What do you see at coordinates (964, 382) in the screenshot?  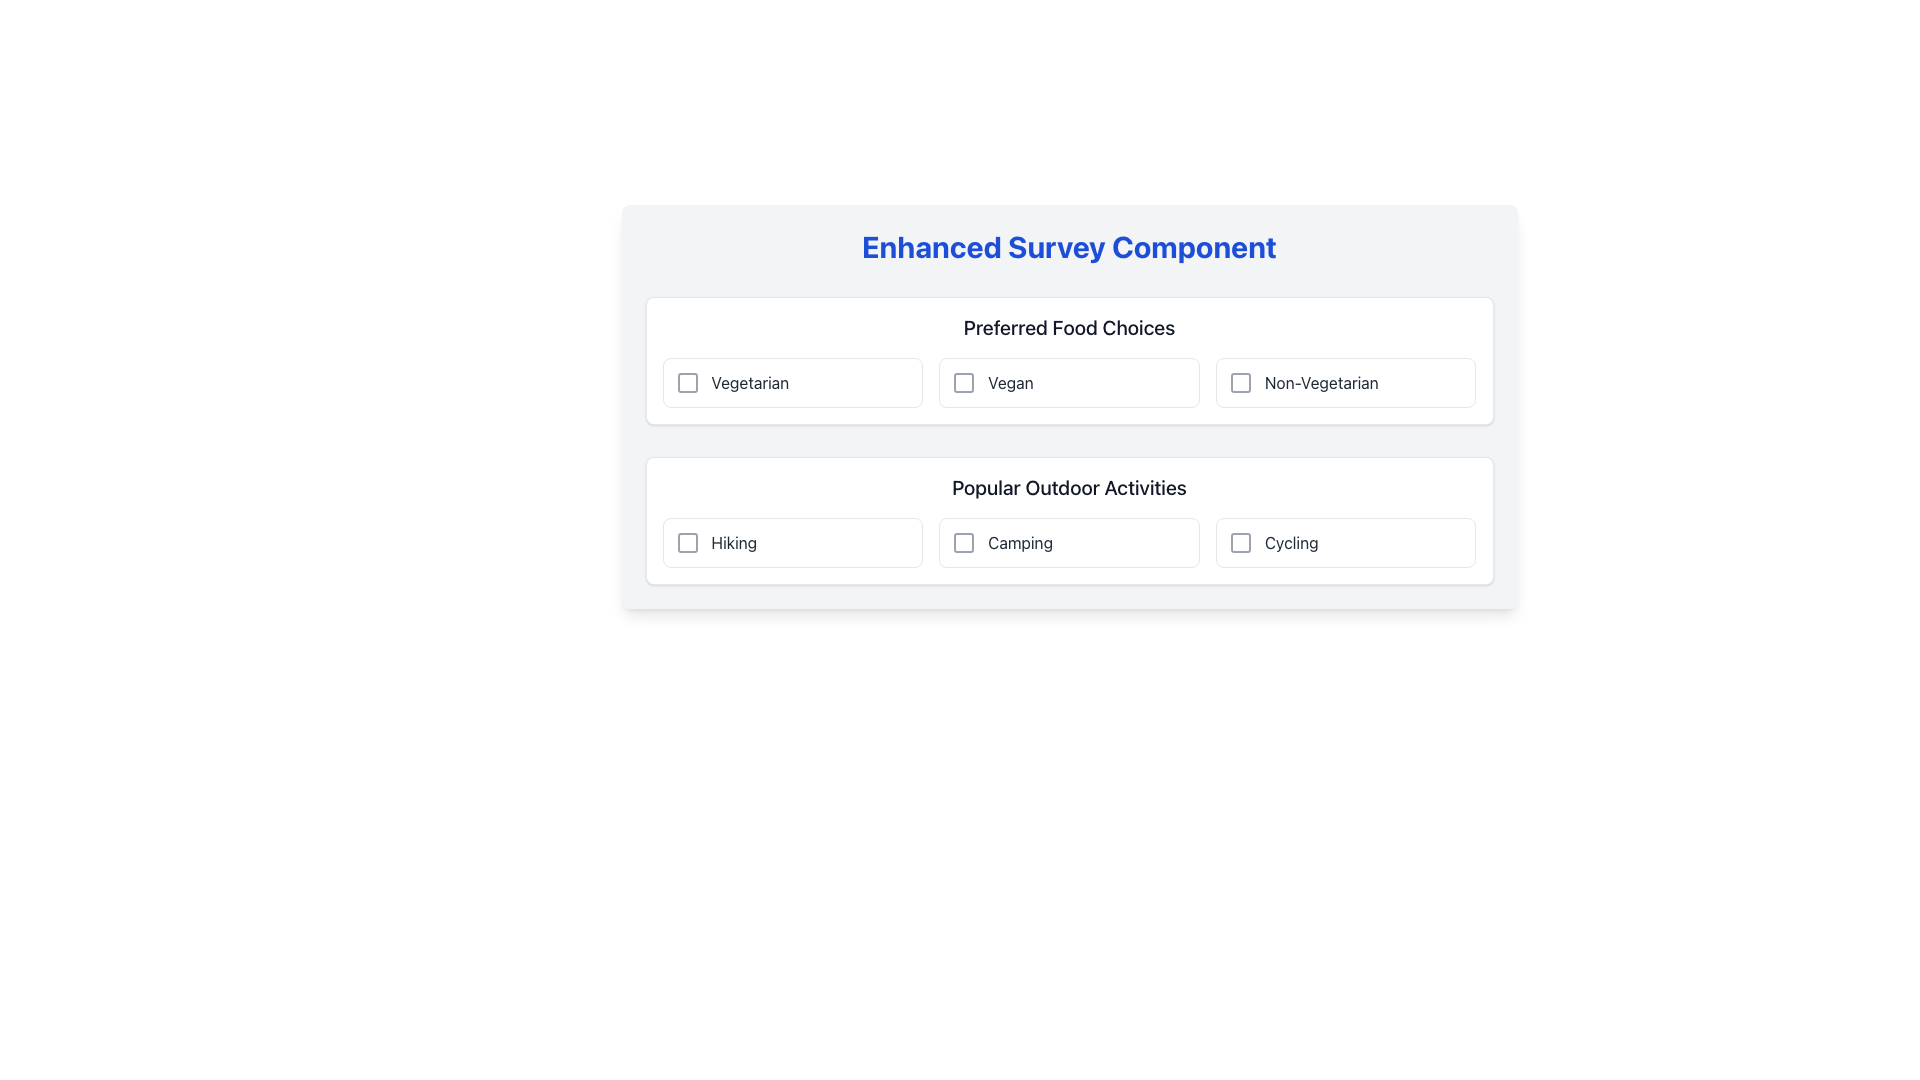 I see `state of the selected checkbox for 'Vegan' within the 'Preferred Food Choices' group to determine if it is checked or unchecked` at bounding box center [964, 382].